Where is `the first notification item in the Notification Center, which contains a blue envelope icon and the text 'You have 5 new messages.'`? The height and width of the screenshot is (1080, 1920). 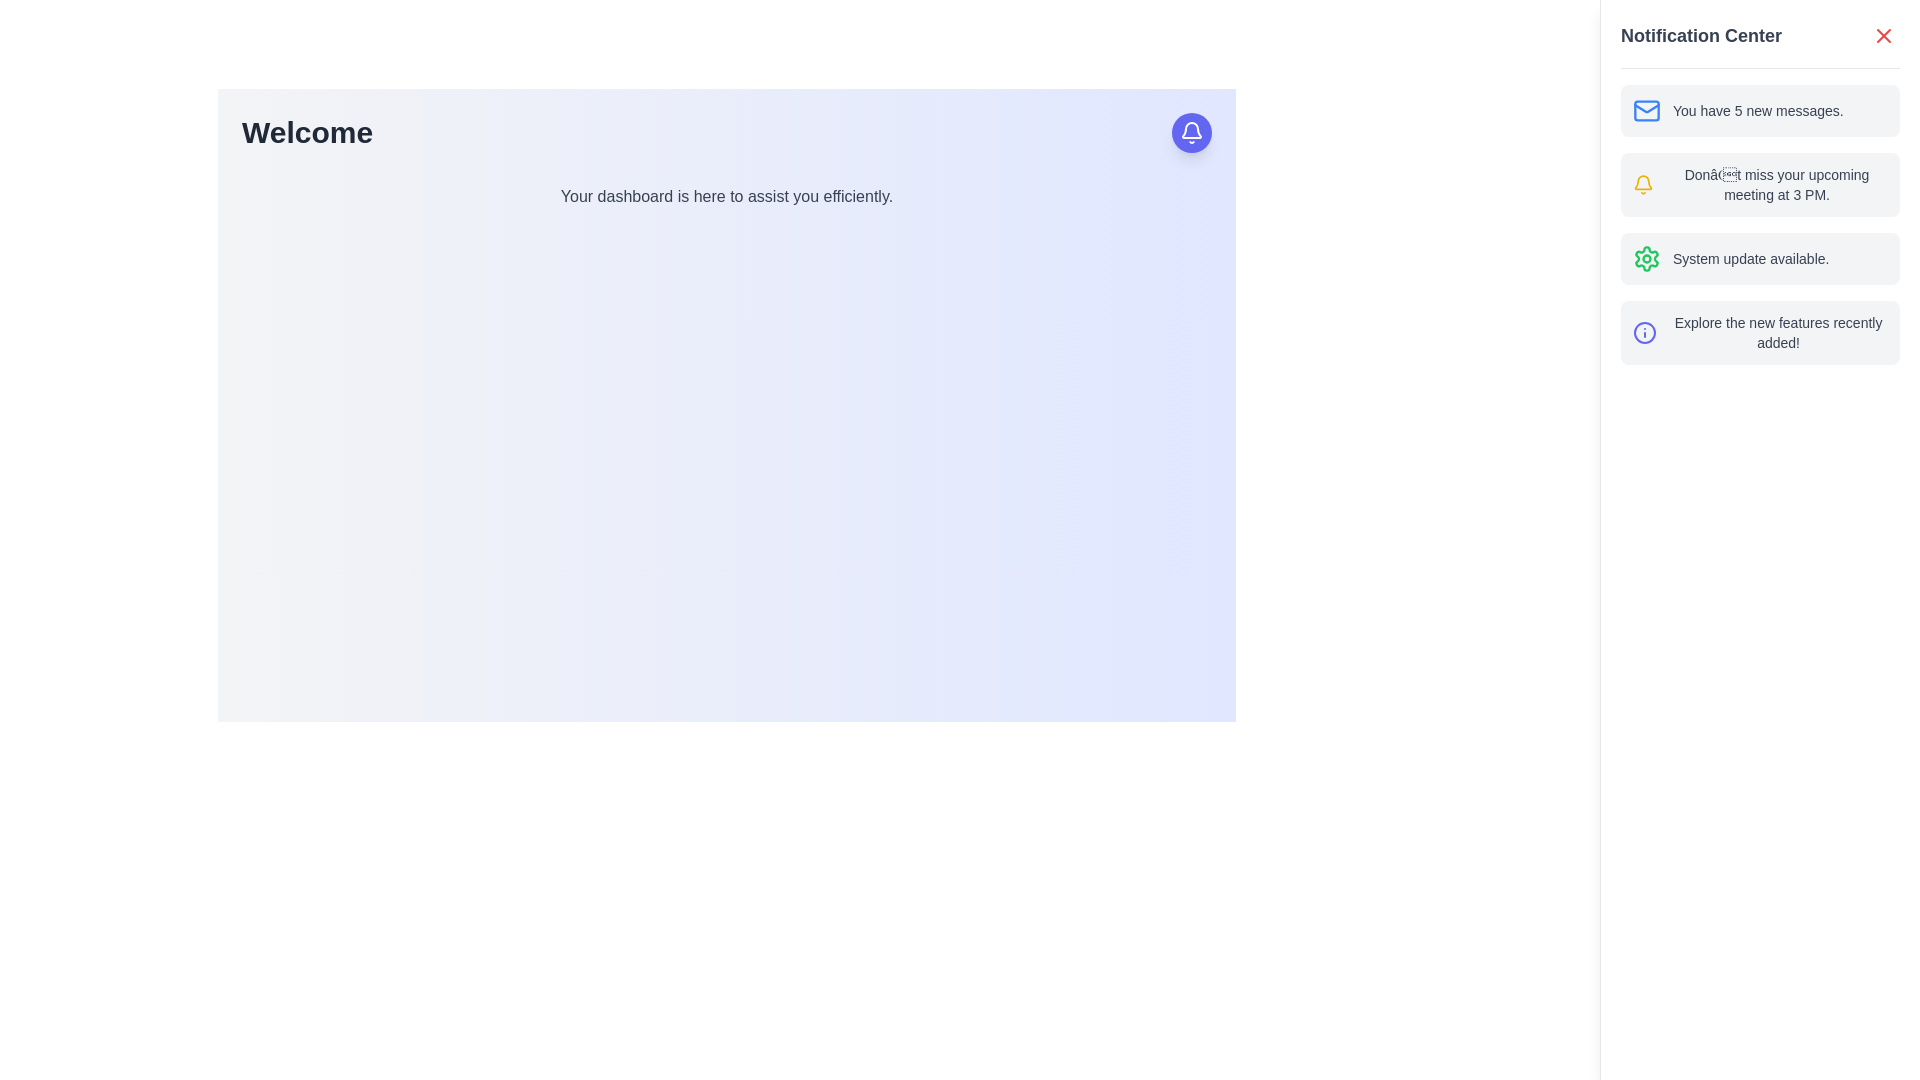
the first notification item in the Notification Center, which contains a blue envelope icon and the text 'You have 5 new messages.' is located at coordinates (1760, 111).